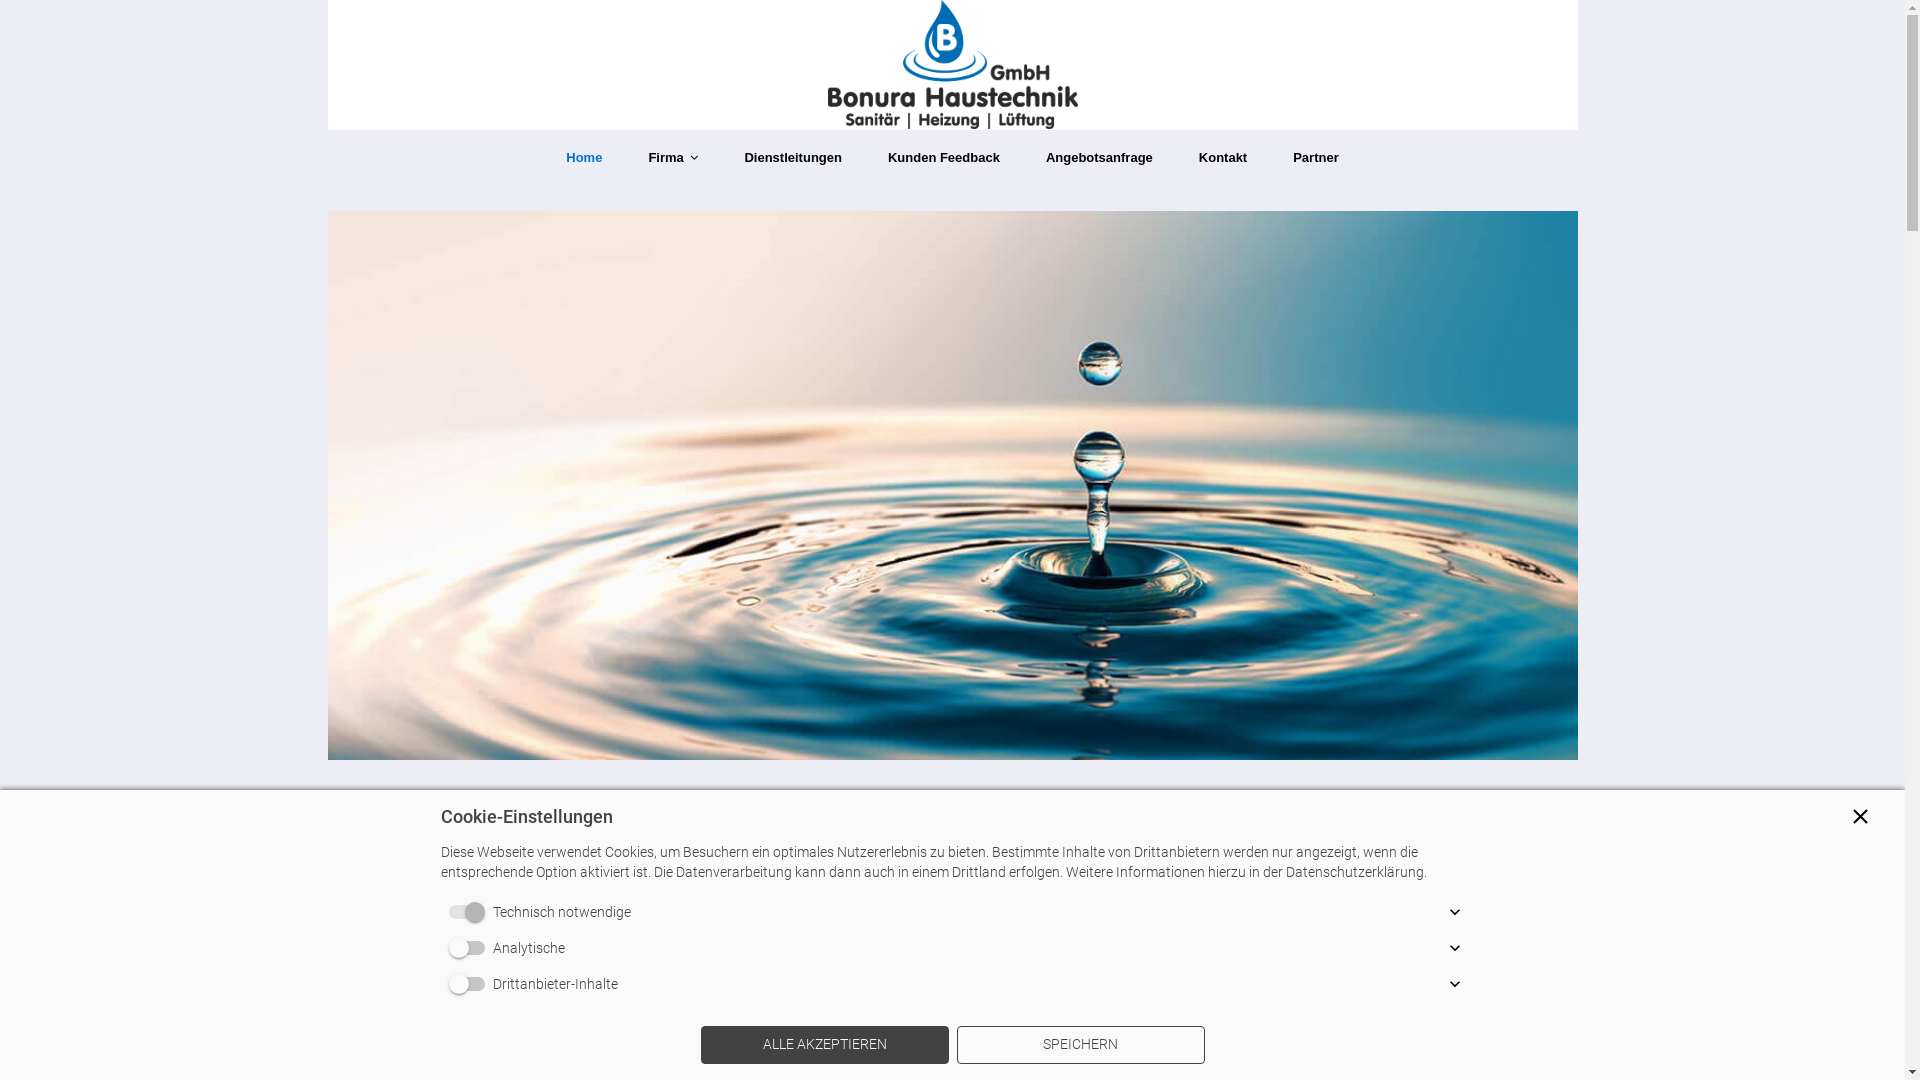  I want to click on 'Kontakt', so click(1222, 156).